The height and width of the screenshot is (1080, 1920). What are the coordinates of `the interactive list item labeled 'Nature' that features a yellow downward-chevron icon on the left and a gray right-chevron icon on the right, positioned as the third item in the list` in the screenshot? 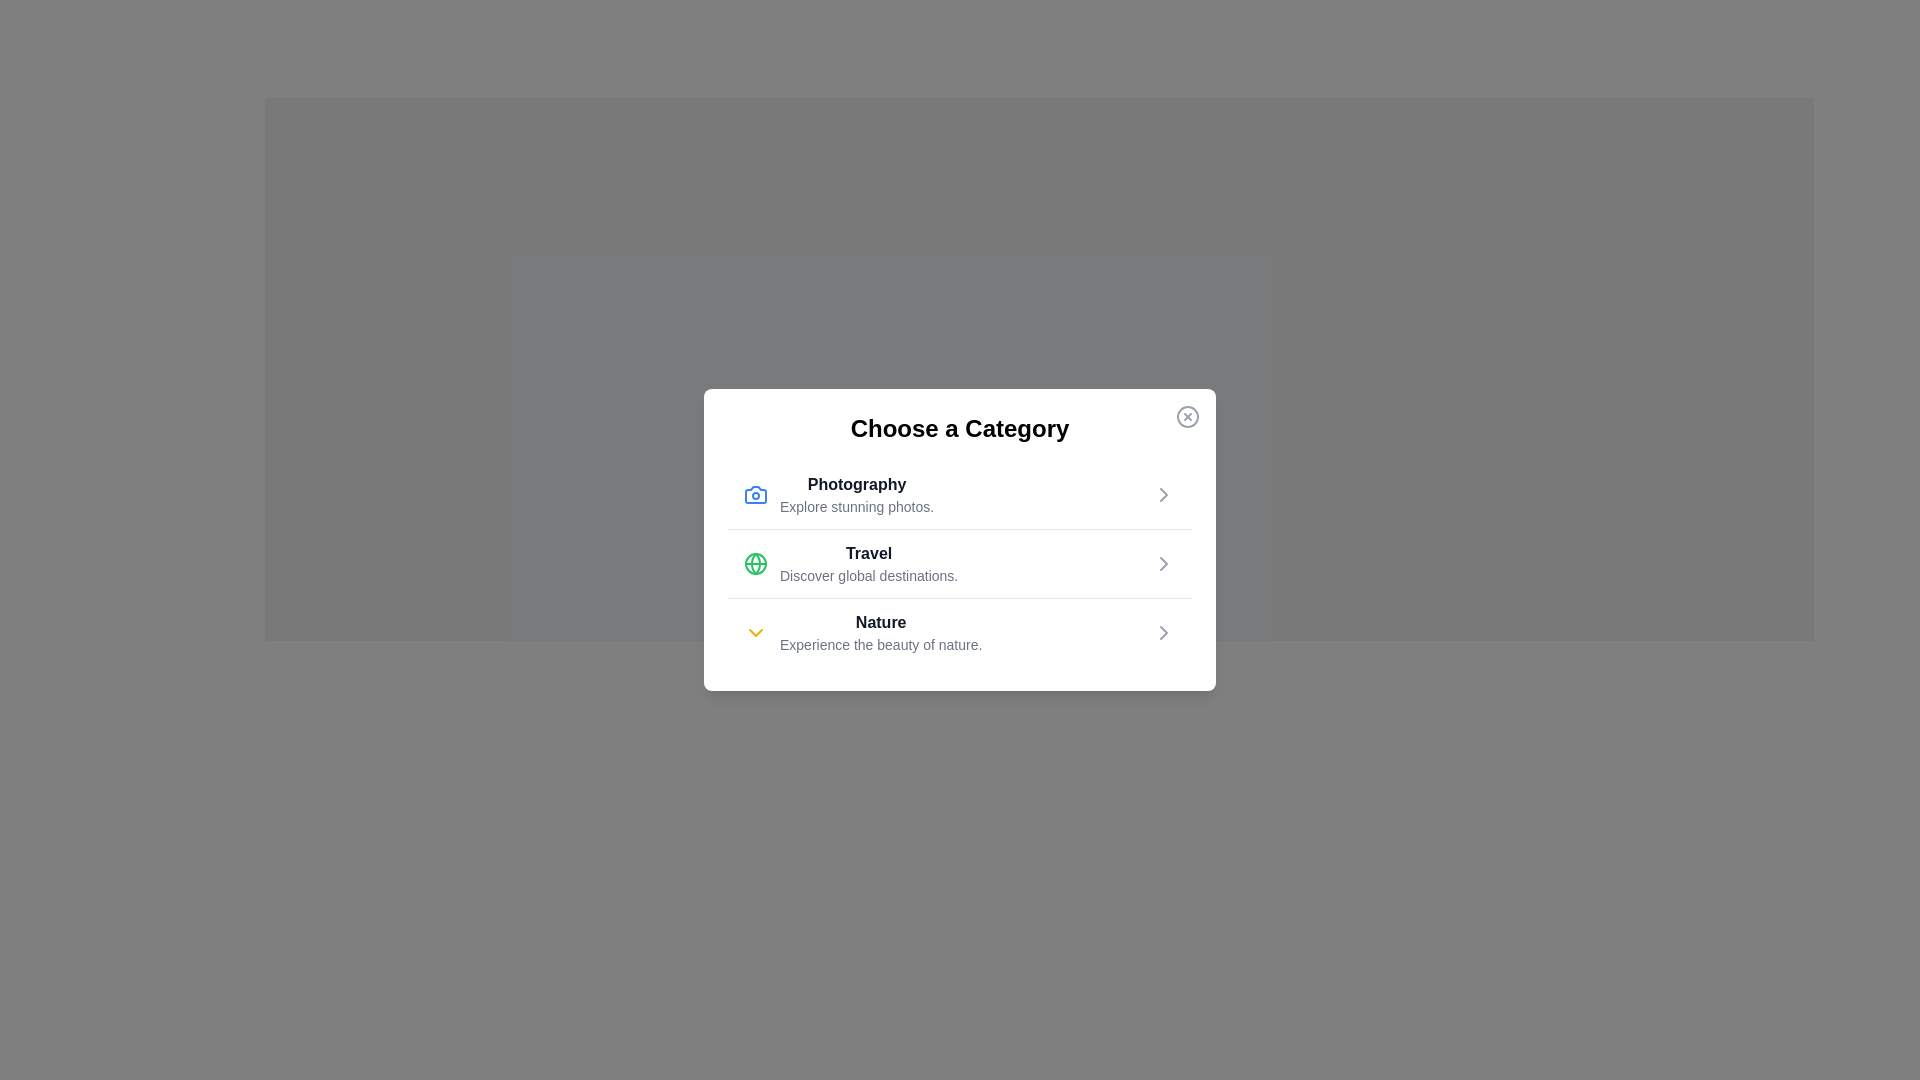 It's located at (960, 632).